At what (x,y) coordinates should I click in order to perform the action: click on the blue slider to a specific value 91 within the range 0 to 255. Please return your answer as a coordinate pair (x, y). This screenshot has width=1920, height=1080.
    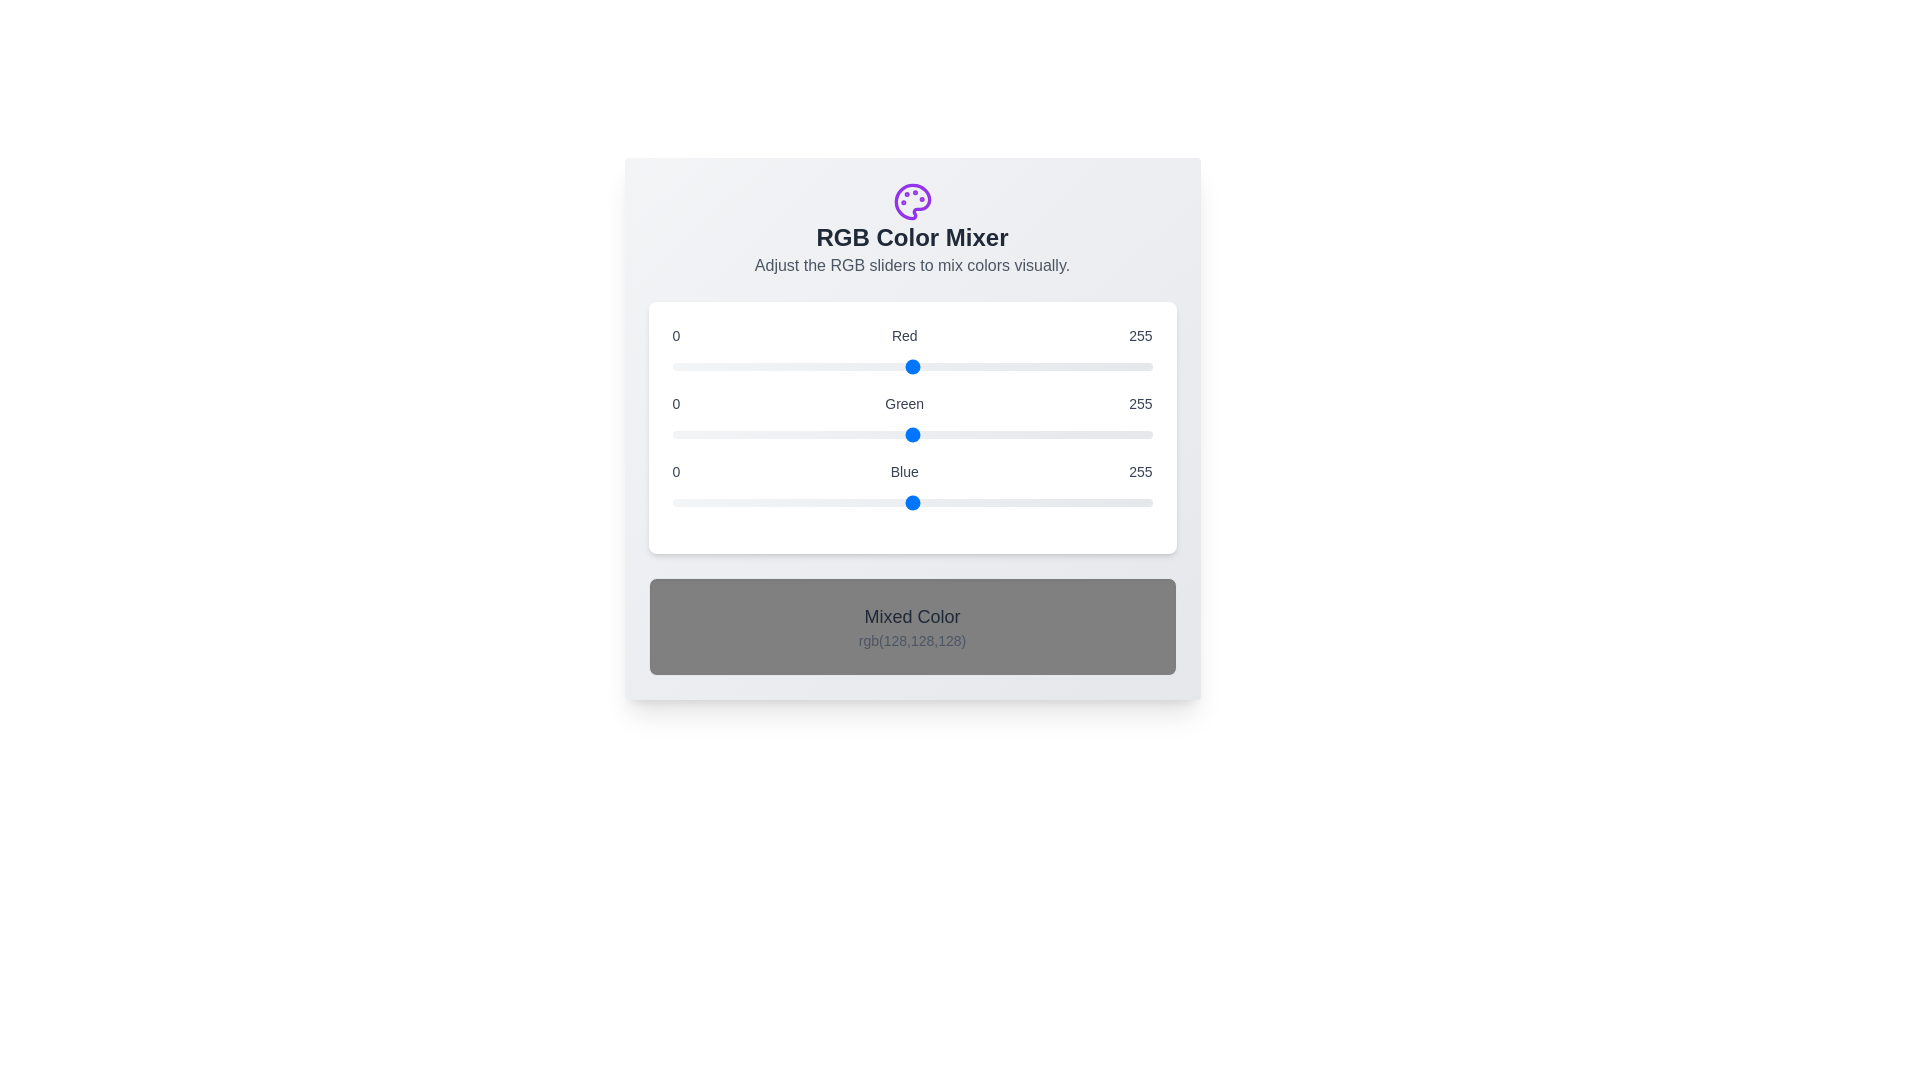
    Looking at the image, I should click on (843, 501).